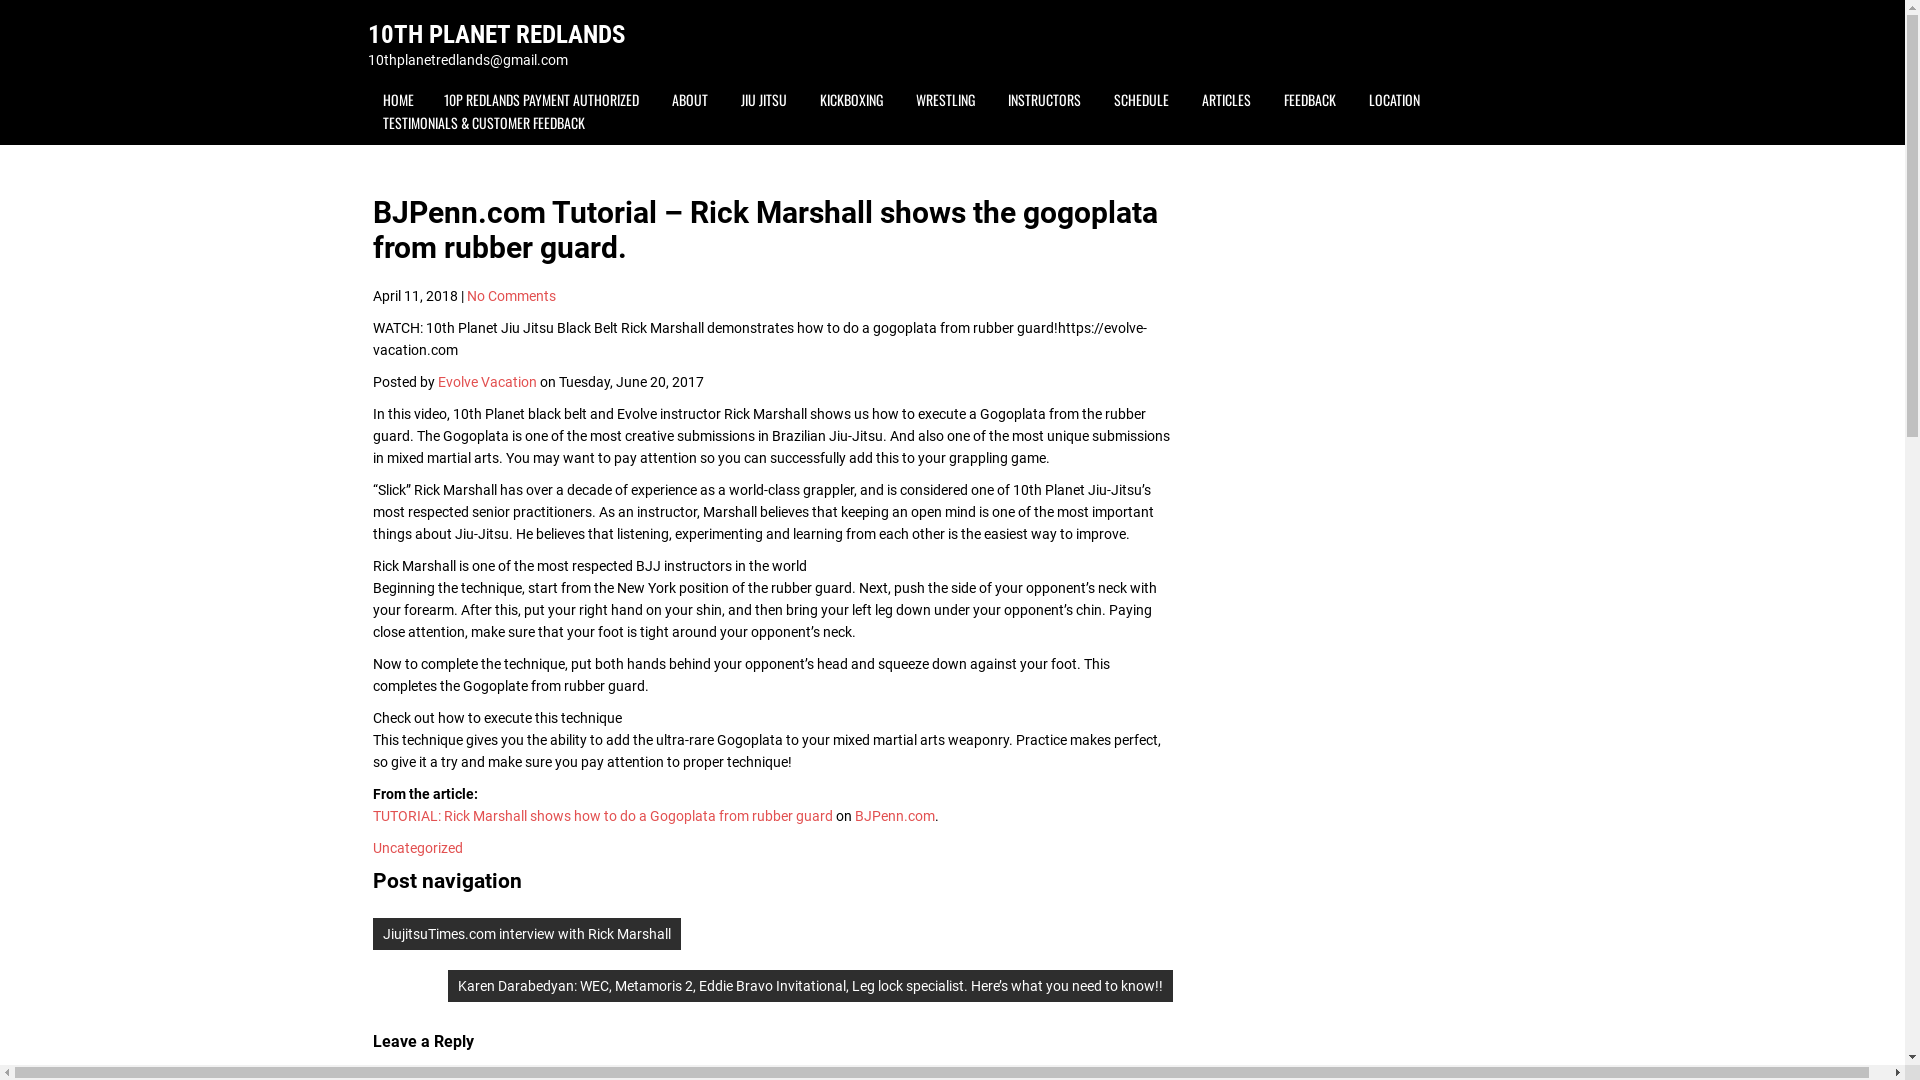 This screenshot has height=1080, width=1920. I want to click on '10TH PLANET REDLANDS', so click(496, 34).